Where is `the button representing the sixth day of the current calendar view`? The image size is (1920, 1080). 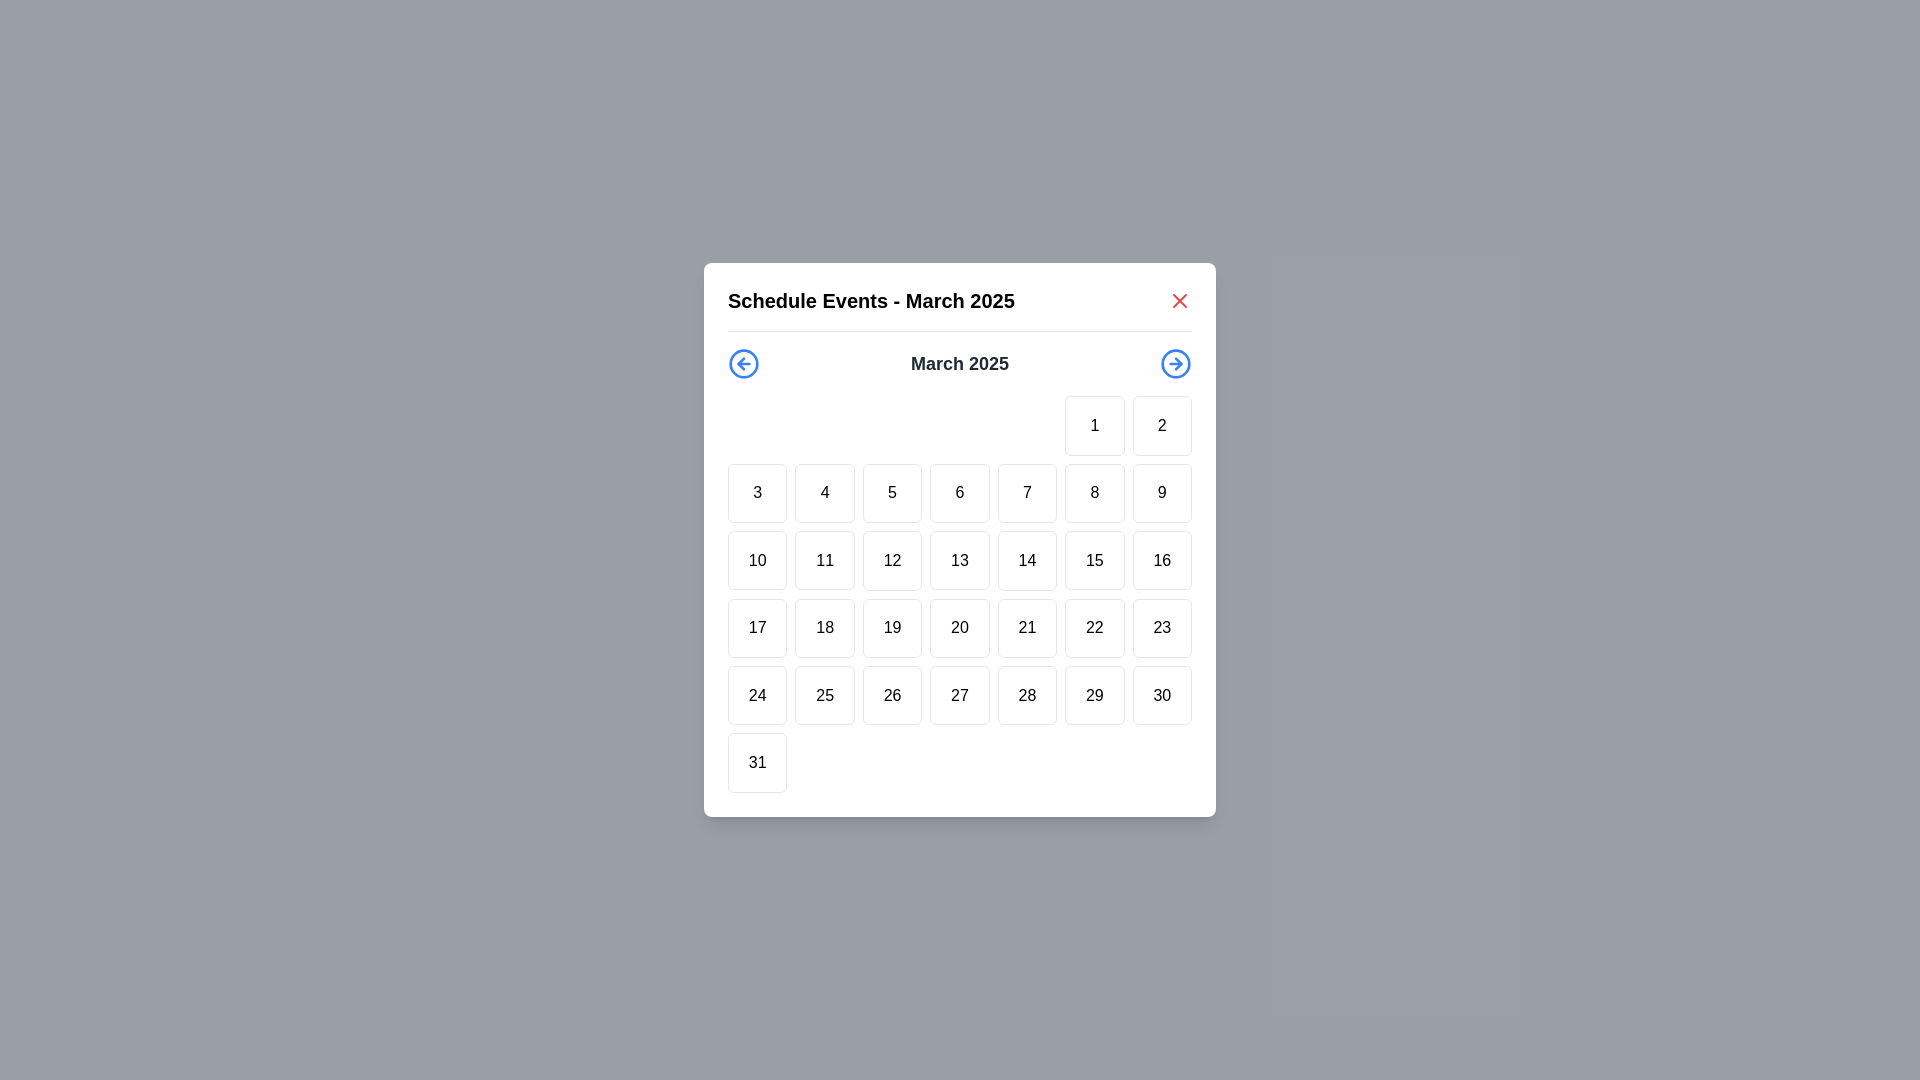 the button representing the sixth day of the current calendar view is located at coordinates (960, 493).